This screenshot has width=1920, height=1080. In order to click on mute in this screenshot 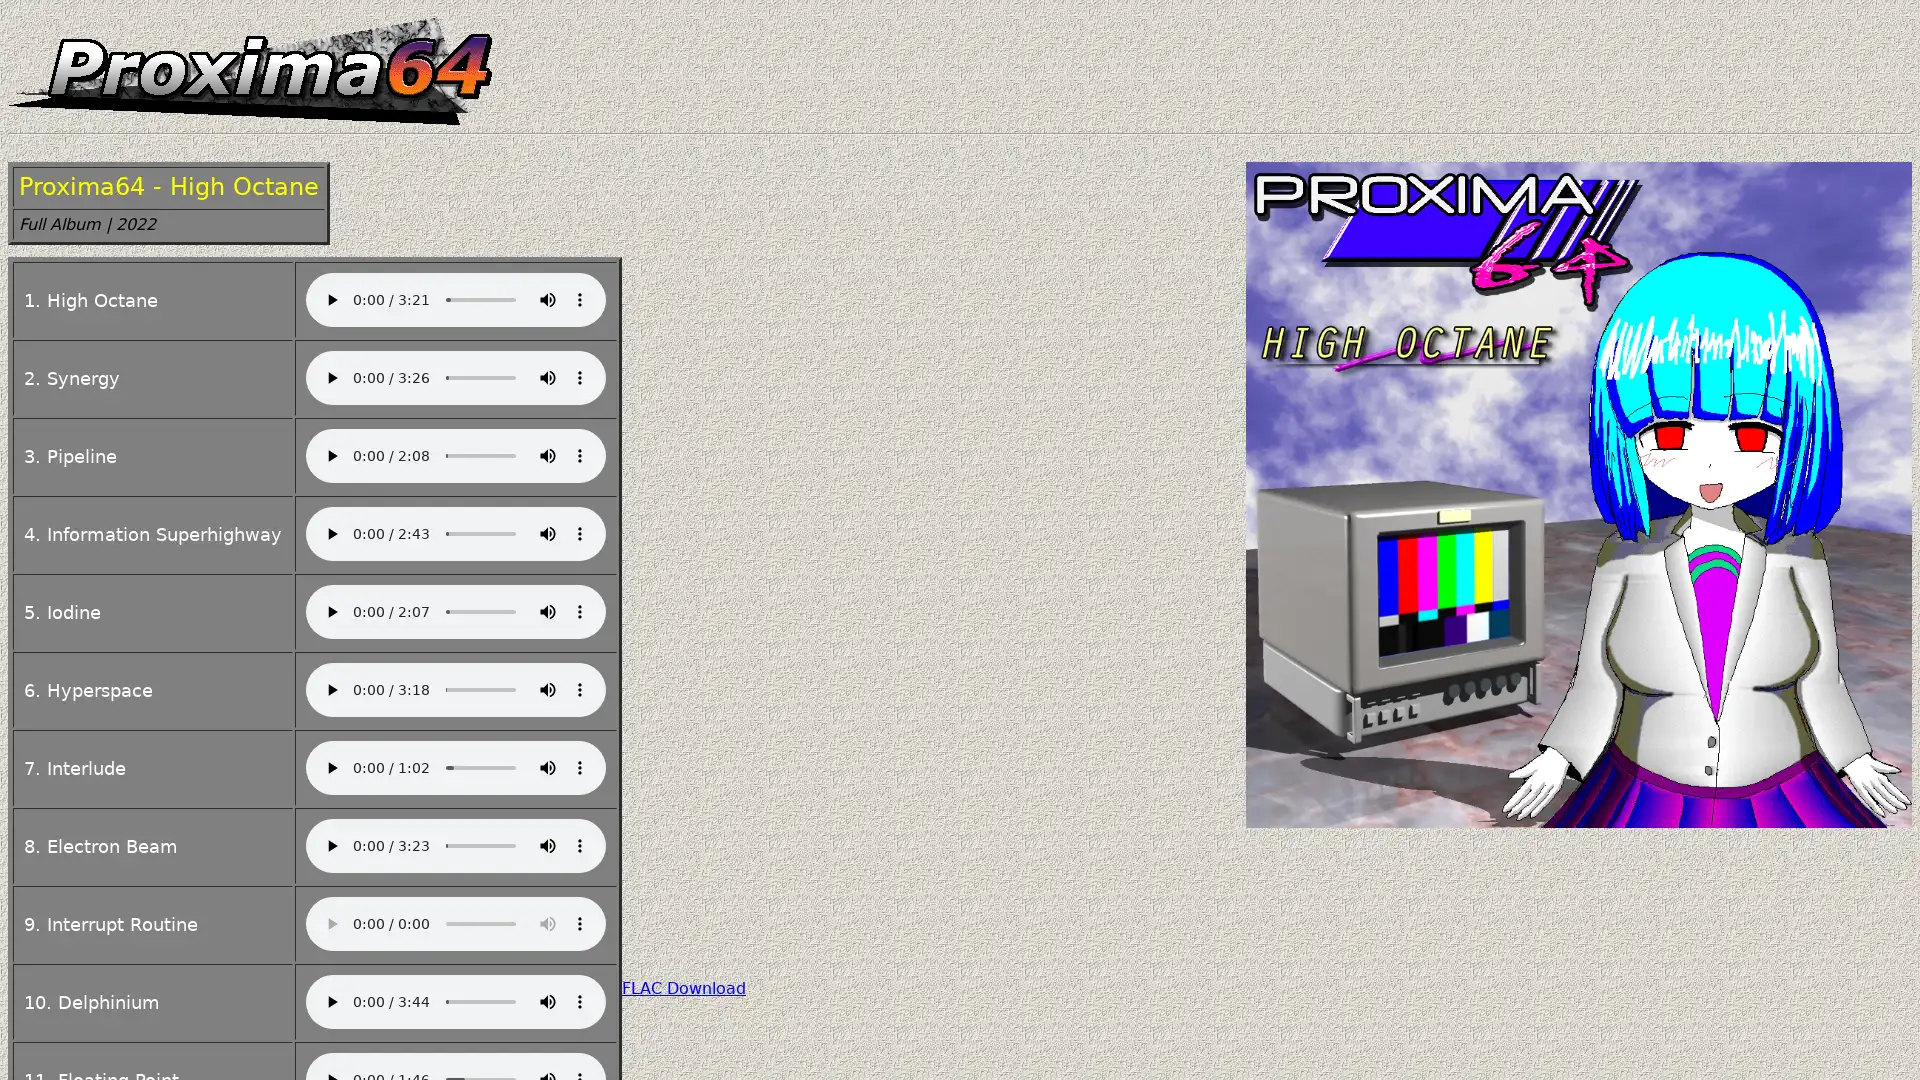, I will do `click(547, 611)`.